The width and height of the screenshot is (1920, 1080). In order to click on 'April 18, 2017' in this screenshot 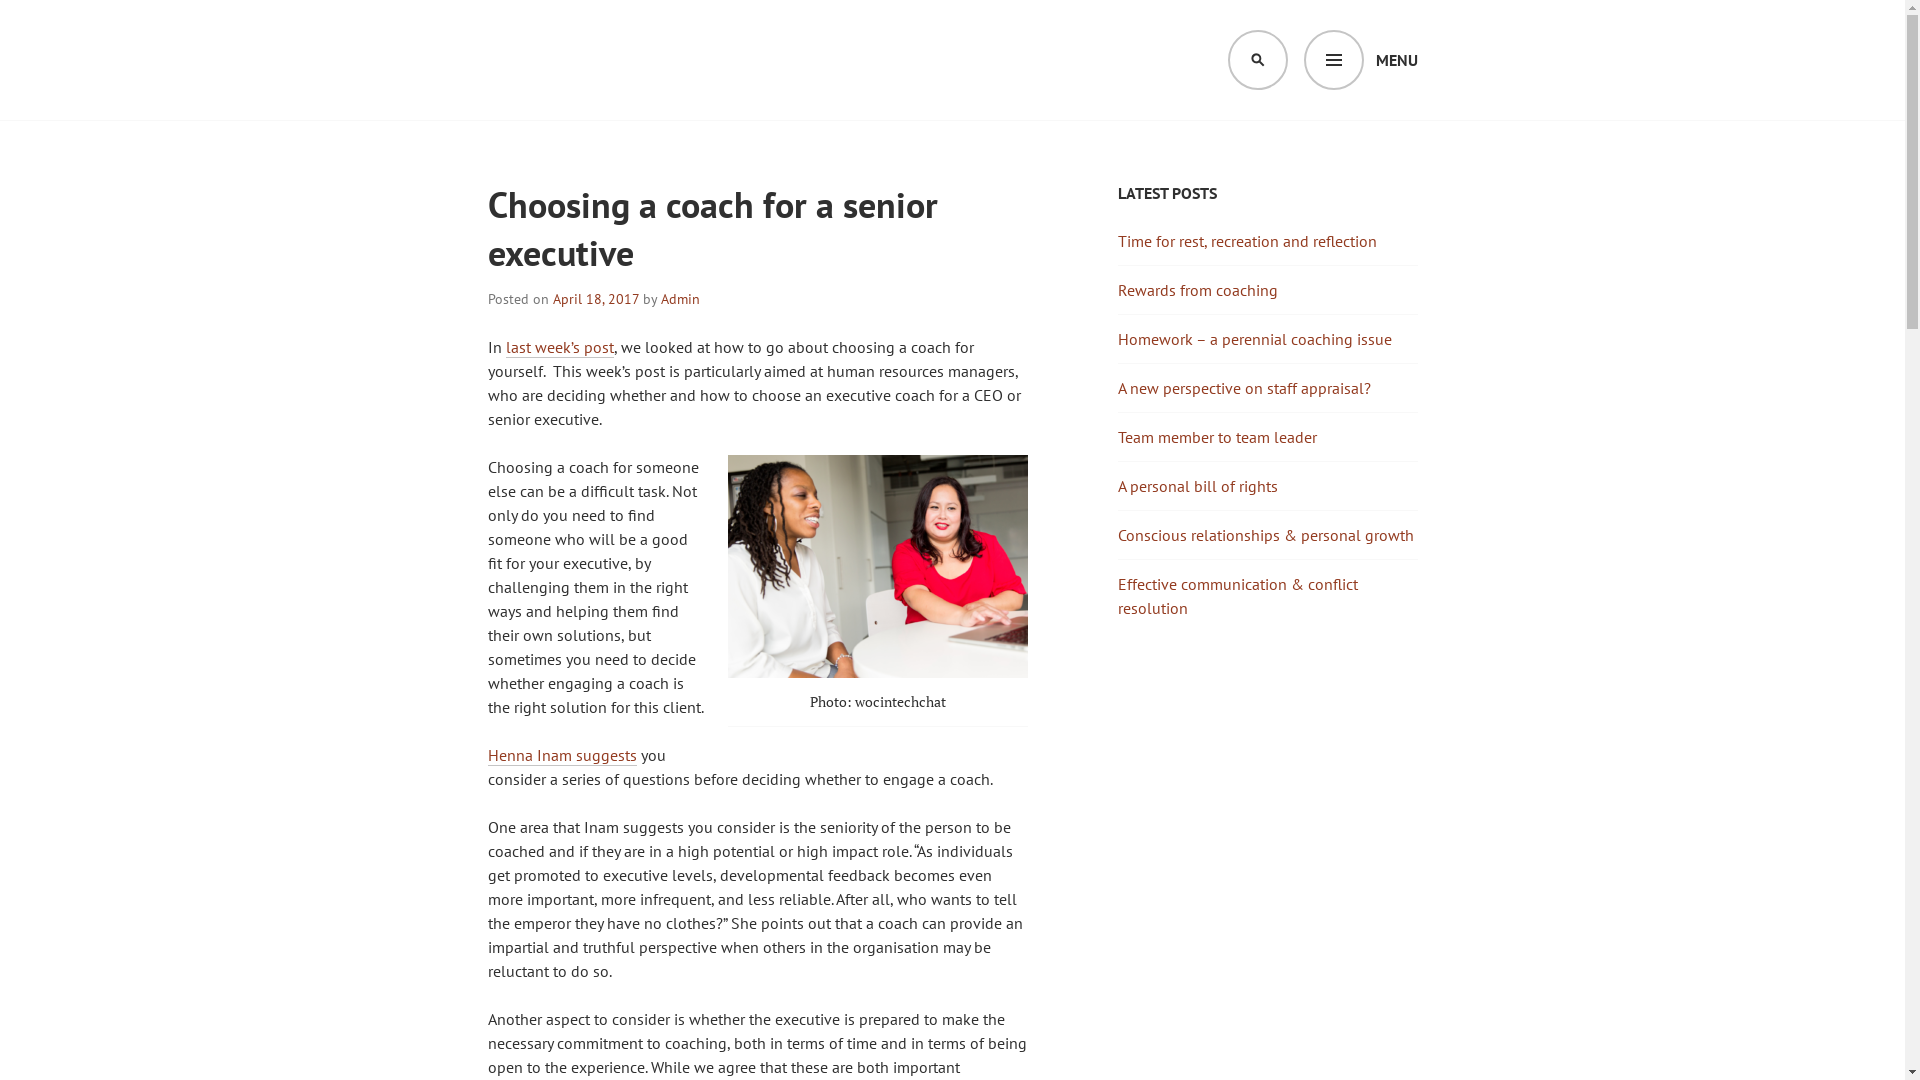, I will do `click(552, 299)`.